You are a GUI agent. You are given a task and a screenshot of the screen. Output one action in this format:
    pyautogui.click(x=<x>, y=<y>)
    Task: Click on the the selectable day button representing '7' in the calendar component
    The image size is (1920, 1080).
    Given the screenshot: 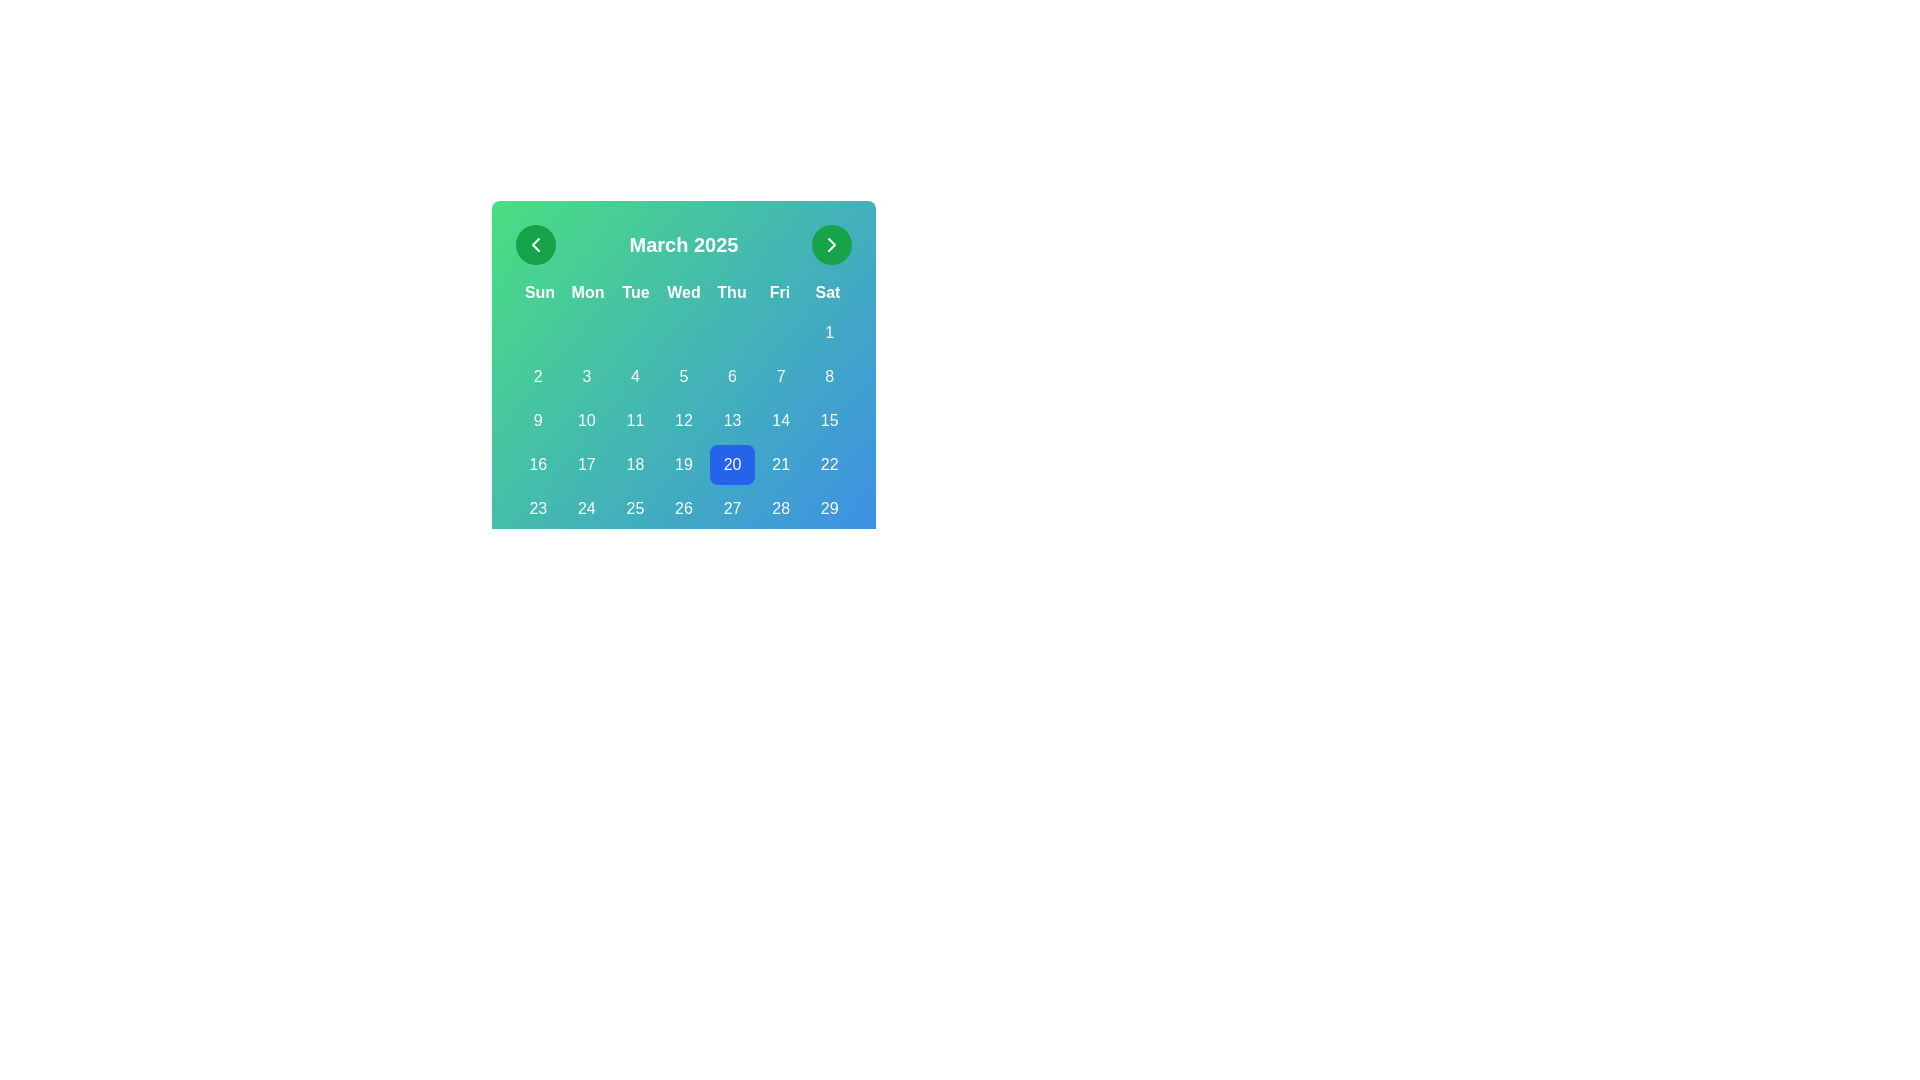 What is the action you would take?
    pyautogui.click(x=780, y=377)
    